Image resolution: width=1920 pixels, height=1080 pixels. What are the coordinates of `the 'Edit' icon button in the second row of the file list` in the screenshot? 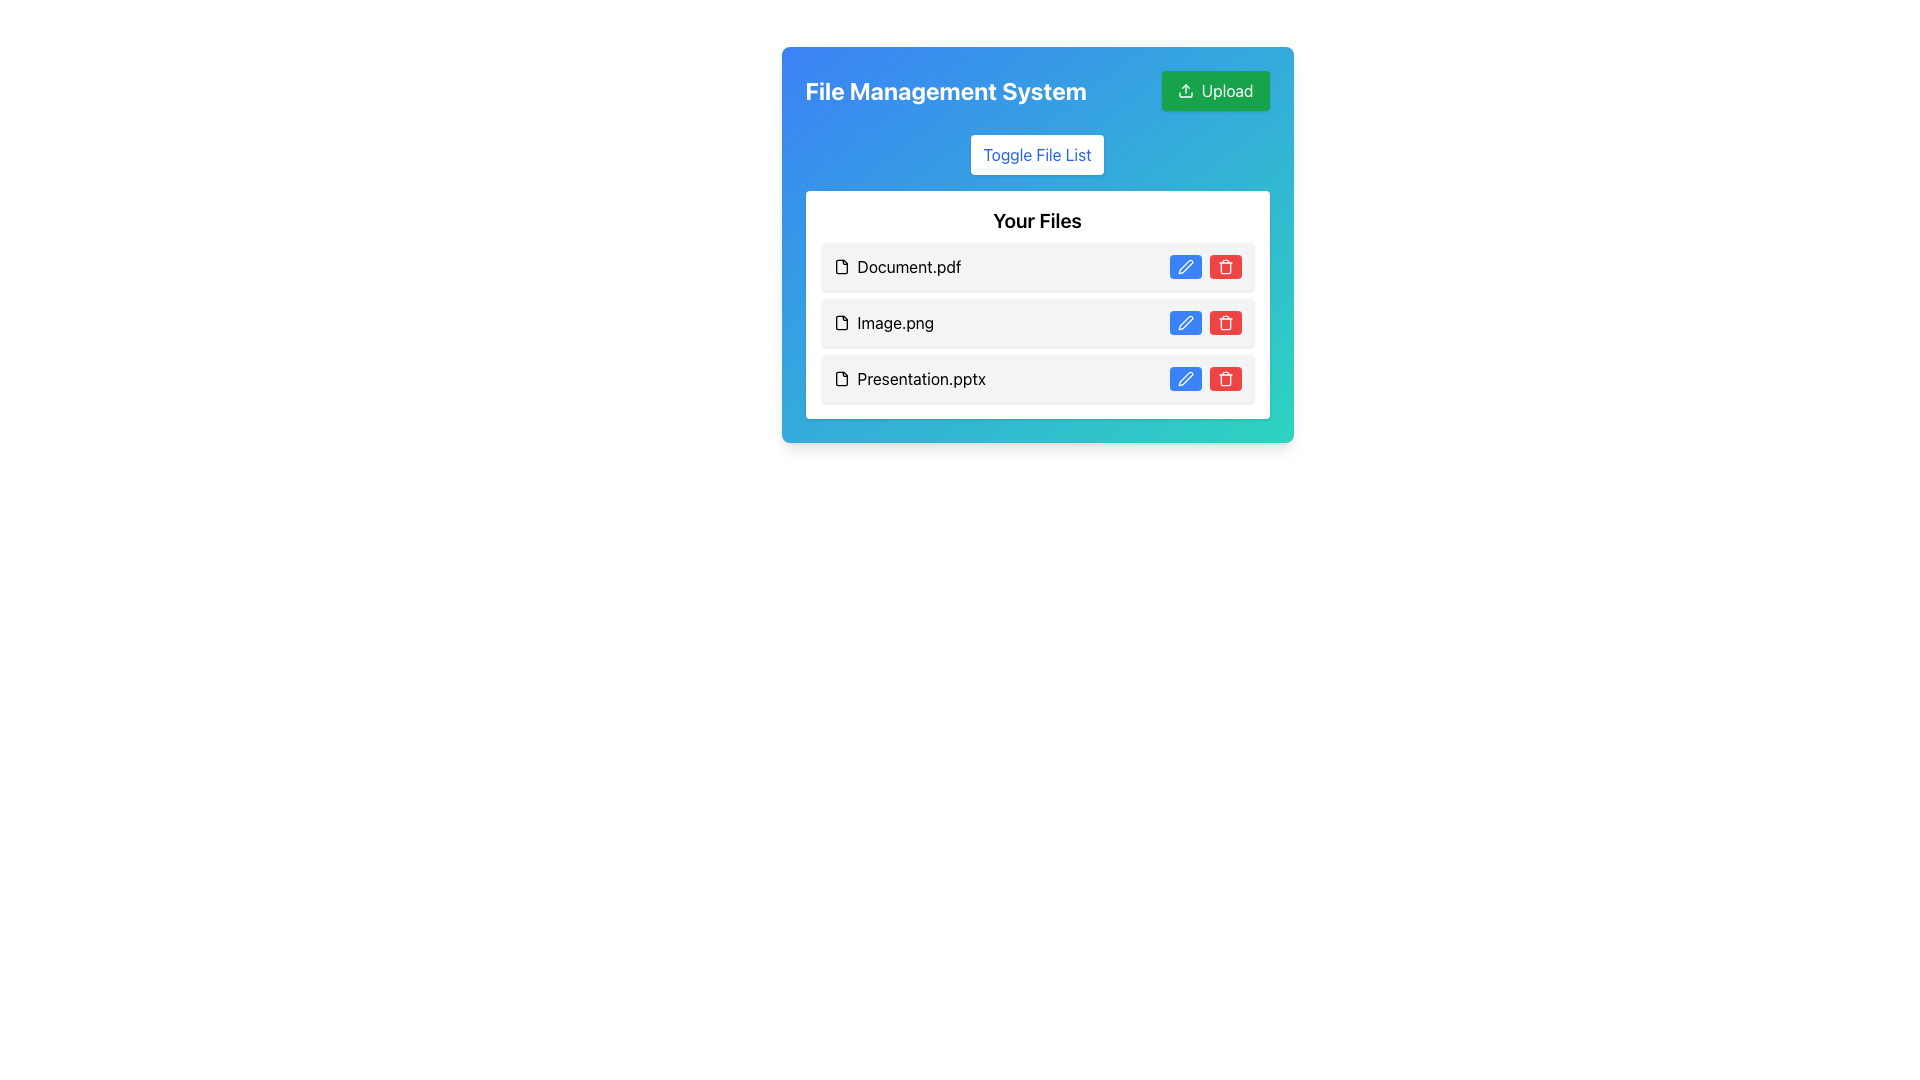 It's located at (1185, 265).